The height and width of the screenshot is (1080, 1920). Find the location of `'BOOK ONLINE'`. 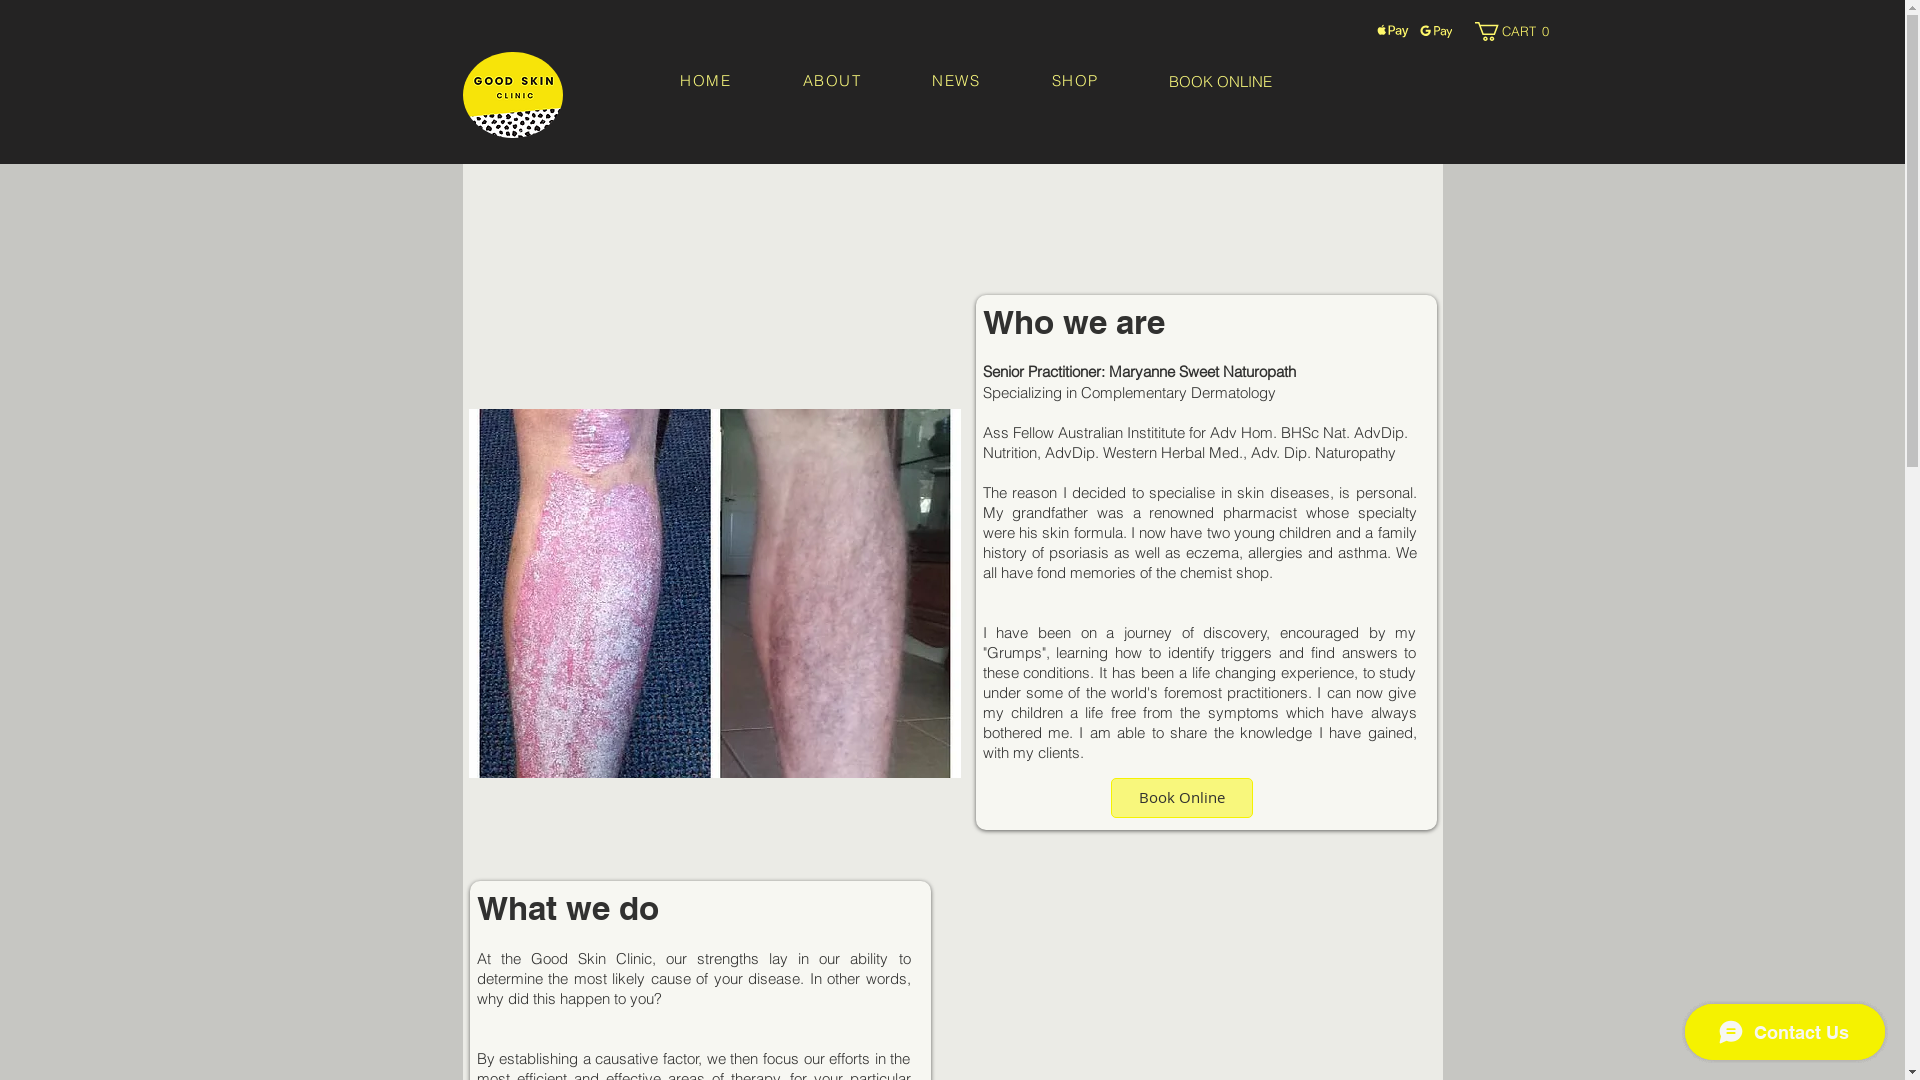

'BOOK ONLINE' is located at coordinates (1150, 80).